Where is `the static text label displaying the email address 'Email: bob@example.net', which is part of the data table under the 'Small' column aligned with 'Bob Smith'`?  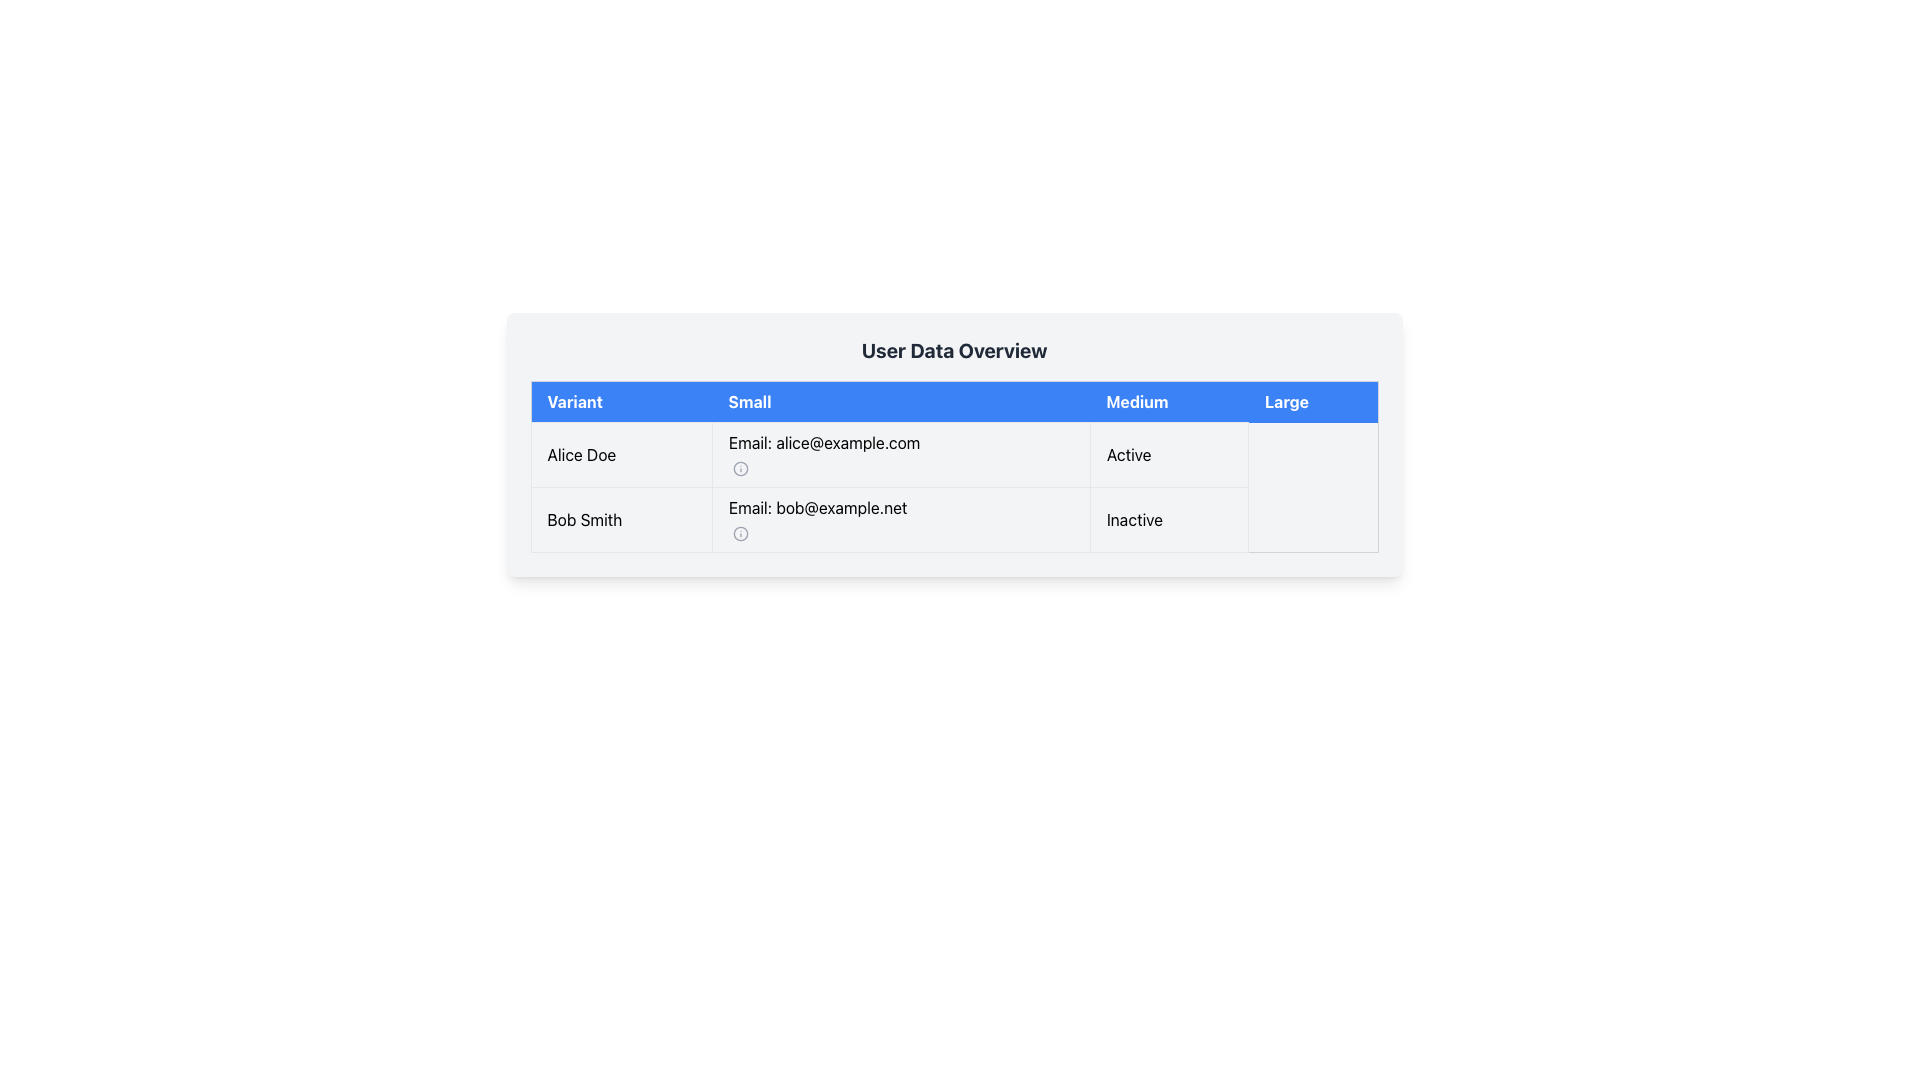
the static text label displaying the email address 'Email: bob@example.net', which is part of the data table under the 'Small' column aligned with 'Bob Smith' is located at coordinates (900, 507).